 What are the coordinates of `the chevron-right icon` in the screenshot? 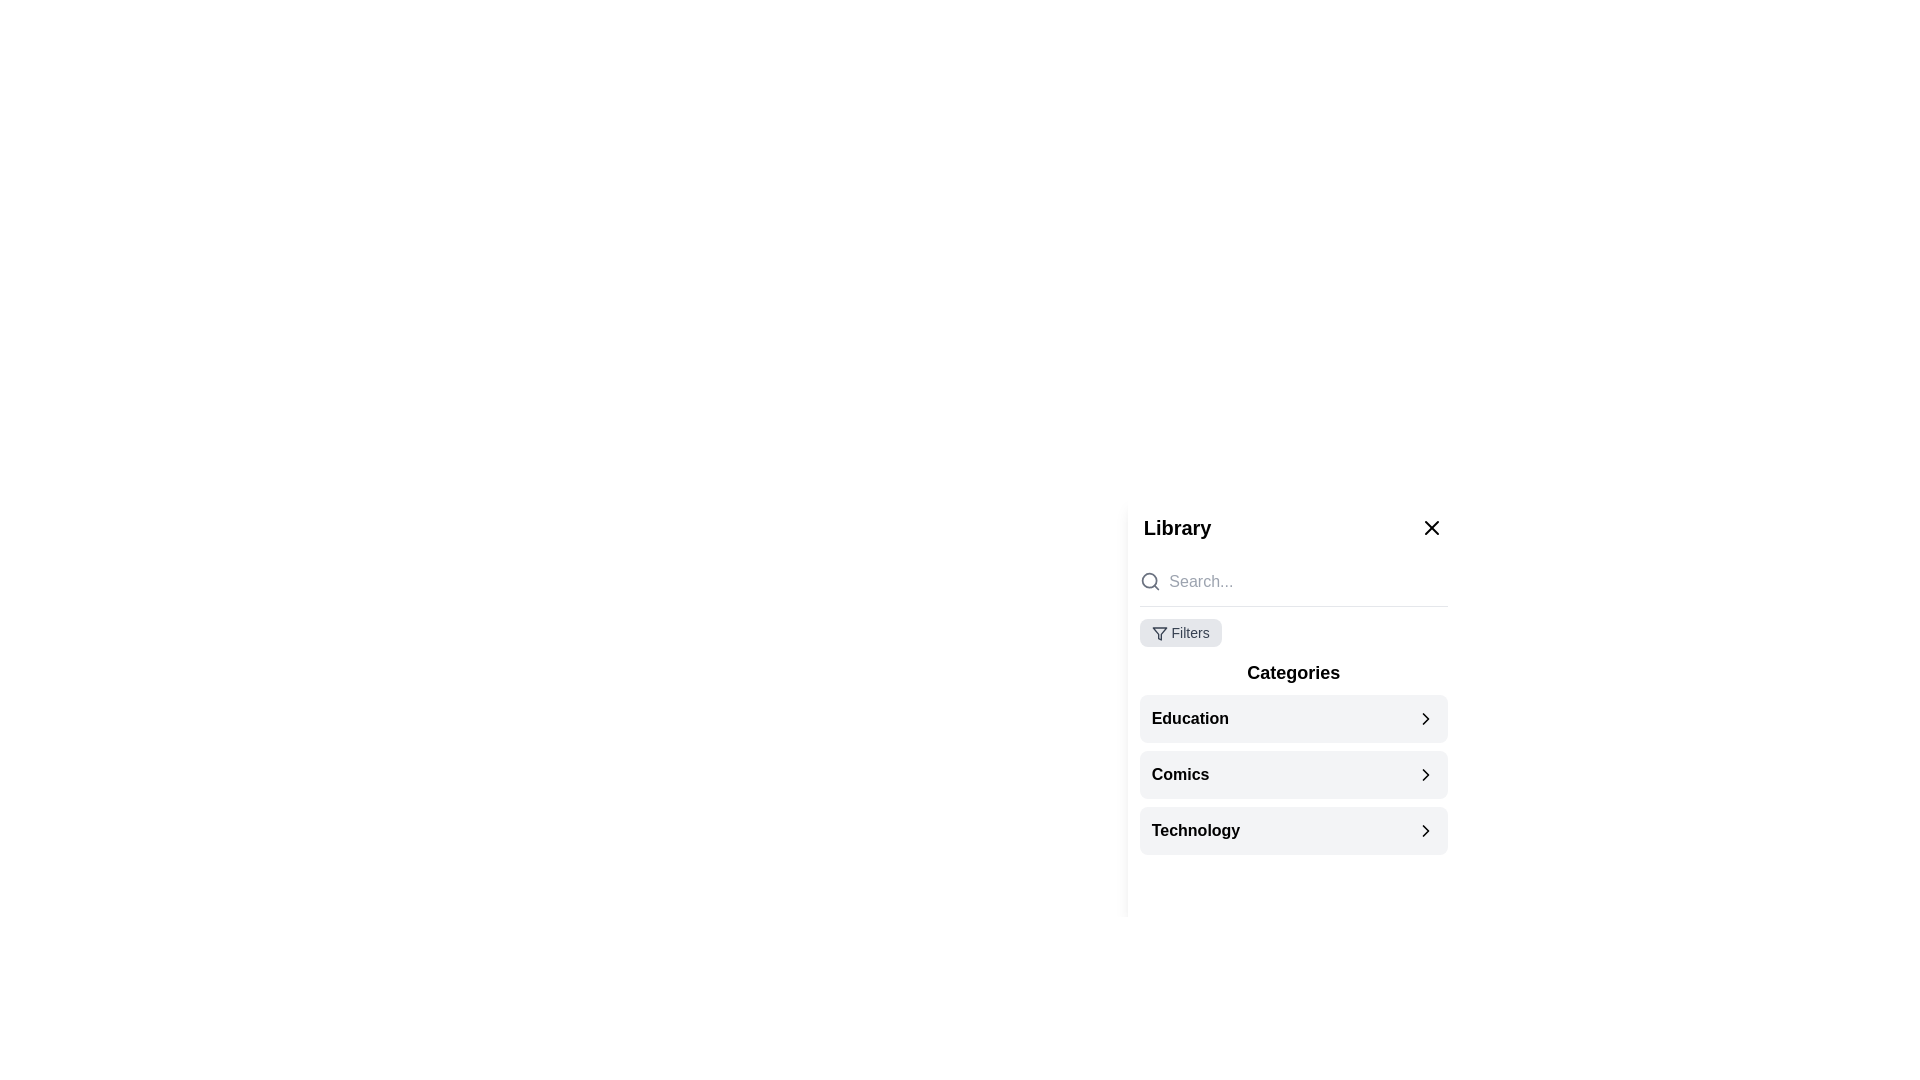 It's located at (1424, 717).